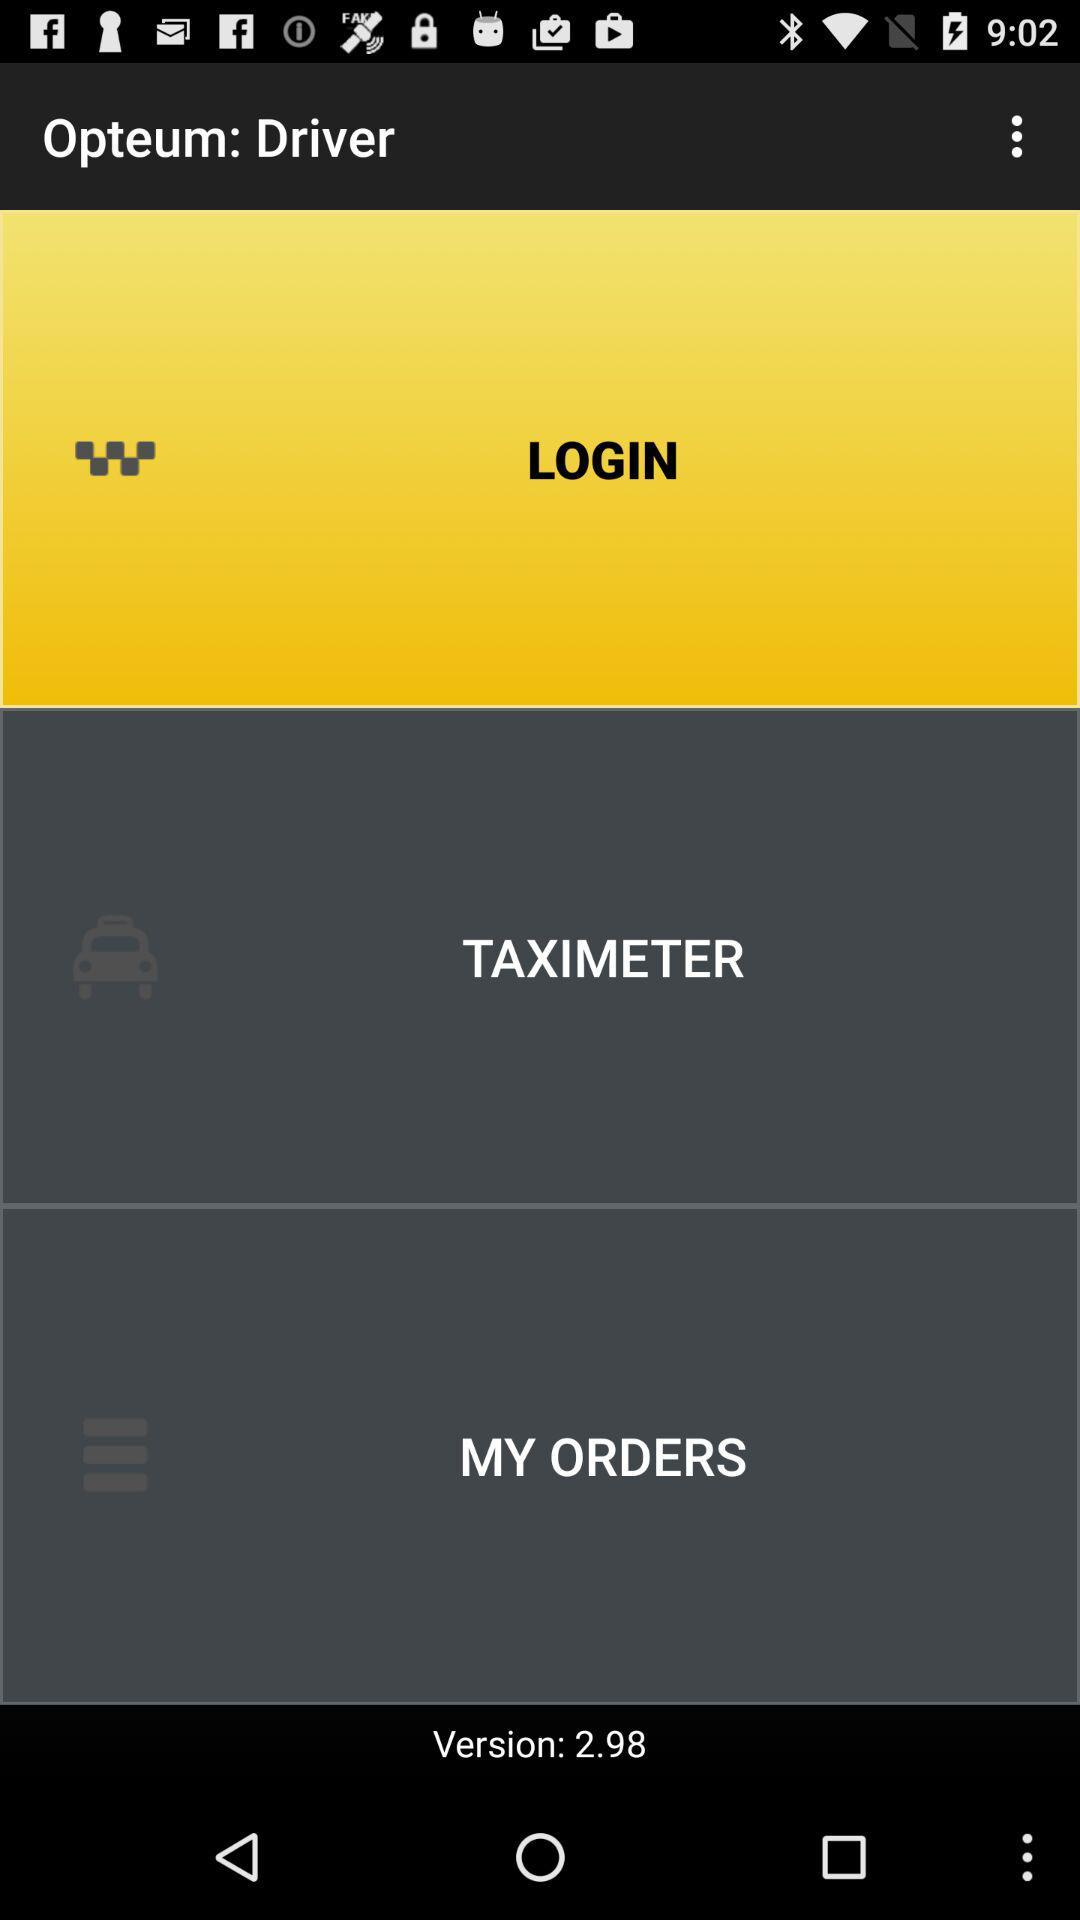 The height and width of the screenshot is (1920, 1080). Describe the element at coordinates (540, 955) in the screenshot. I see `the item above my orders icon` at that location.